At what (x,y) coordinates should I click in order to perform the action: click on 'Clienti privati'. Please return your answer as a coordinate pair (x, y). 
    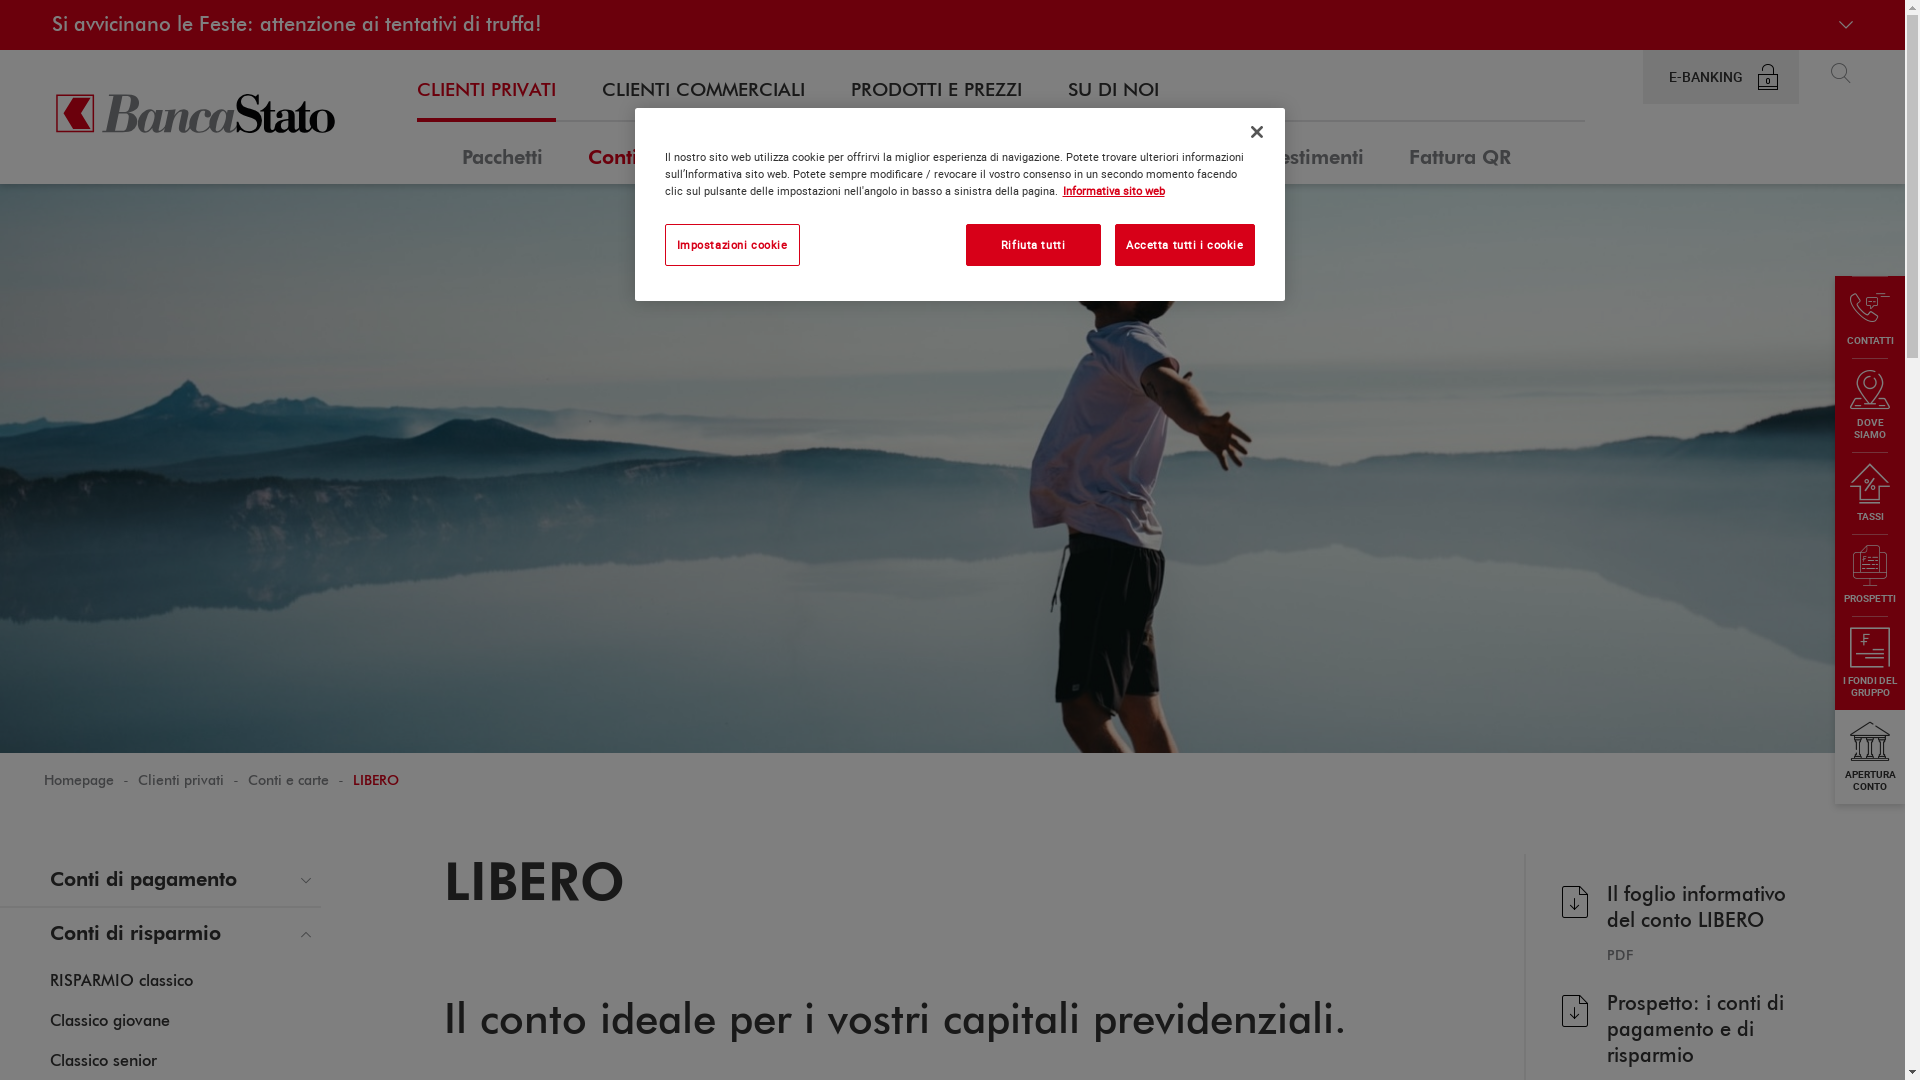
    Looking at the image, I should click on (181, 779).